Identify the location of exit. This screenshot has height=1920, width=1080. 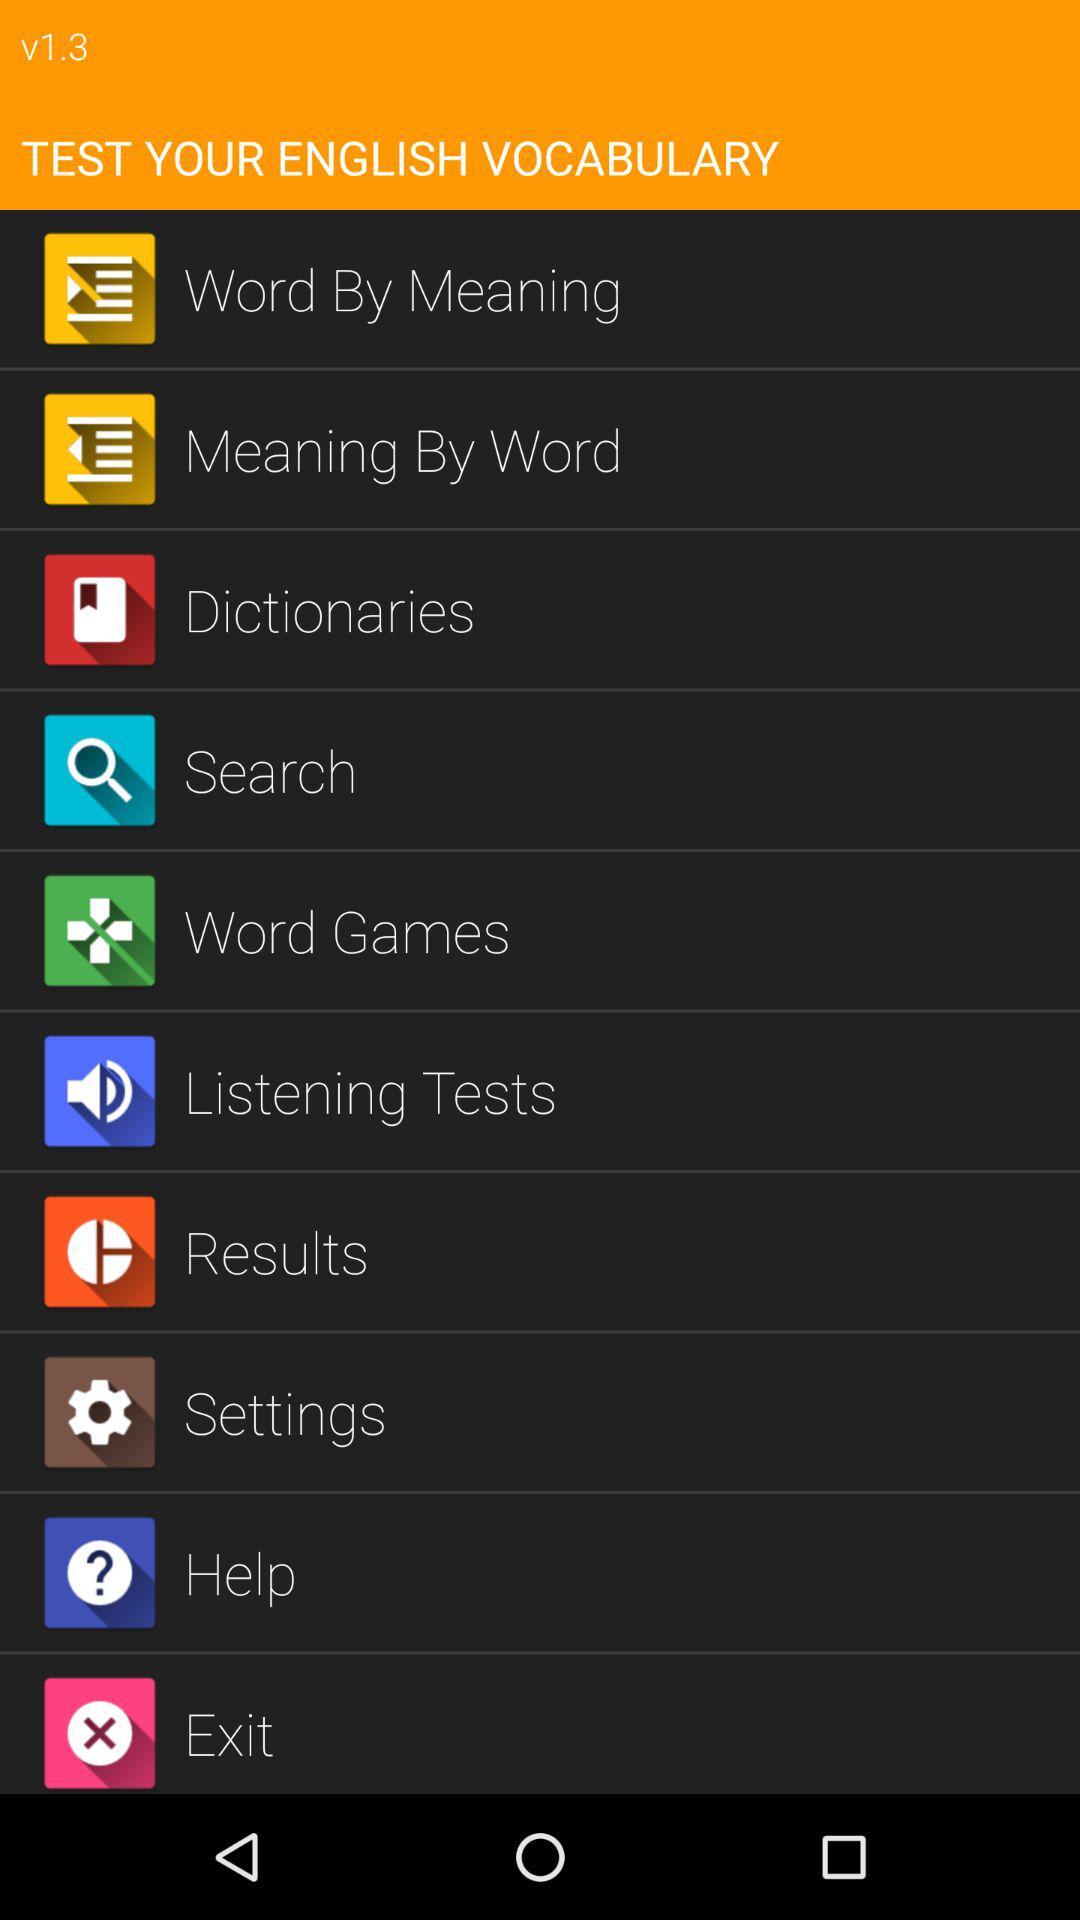
(623, 1731).